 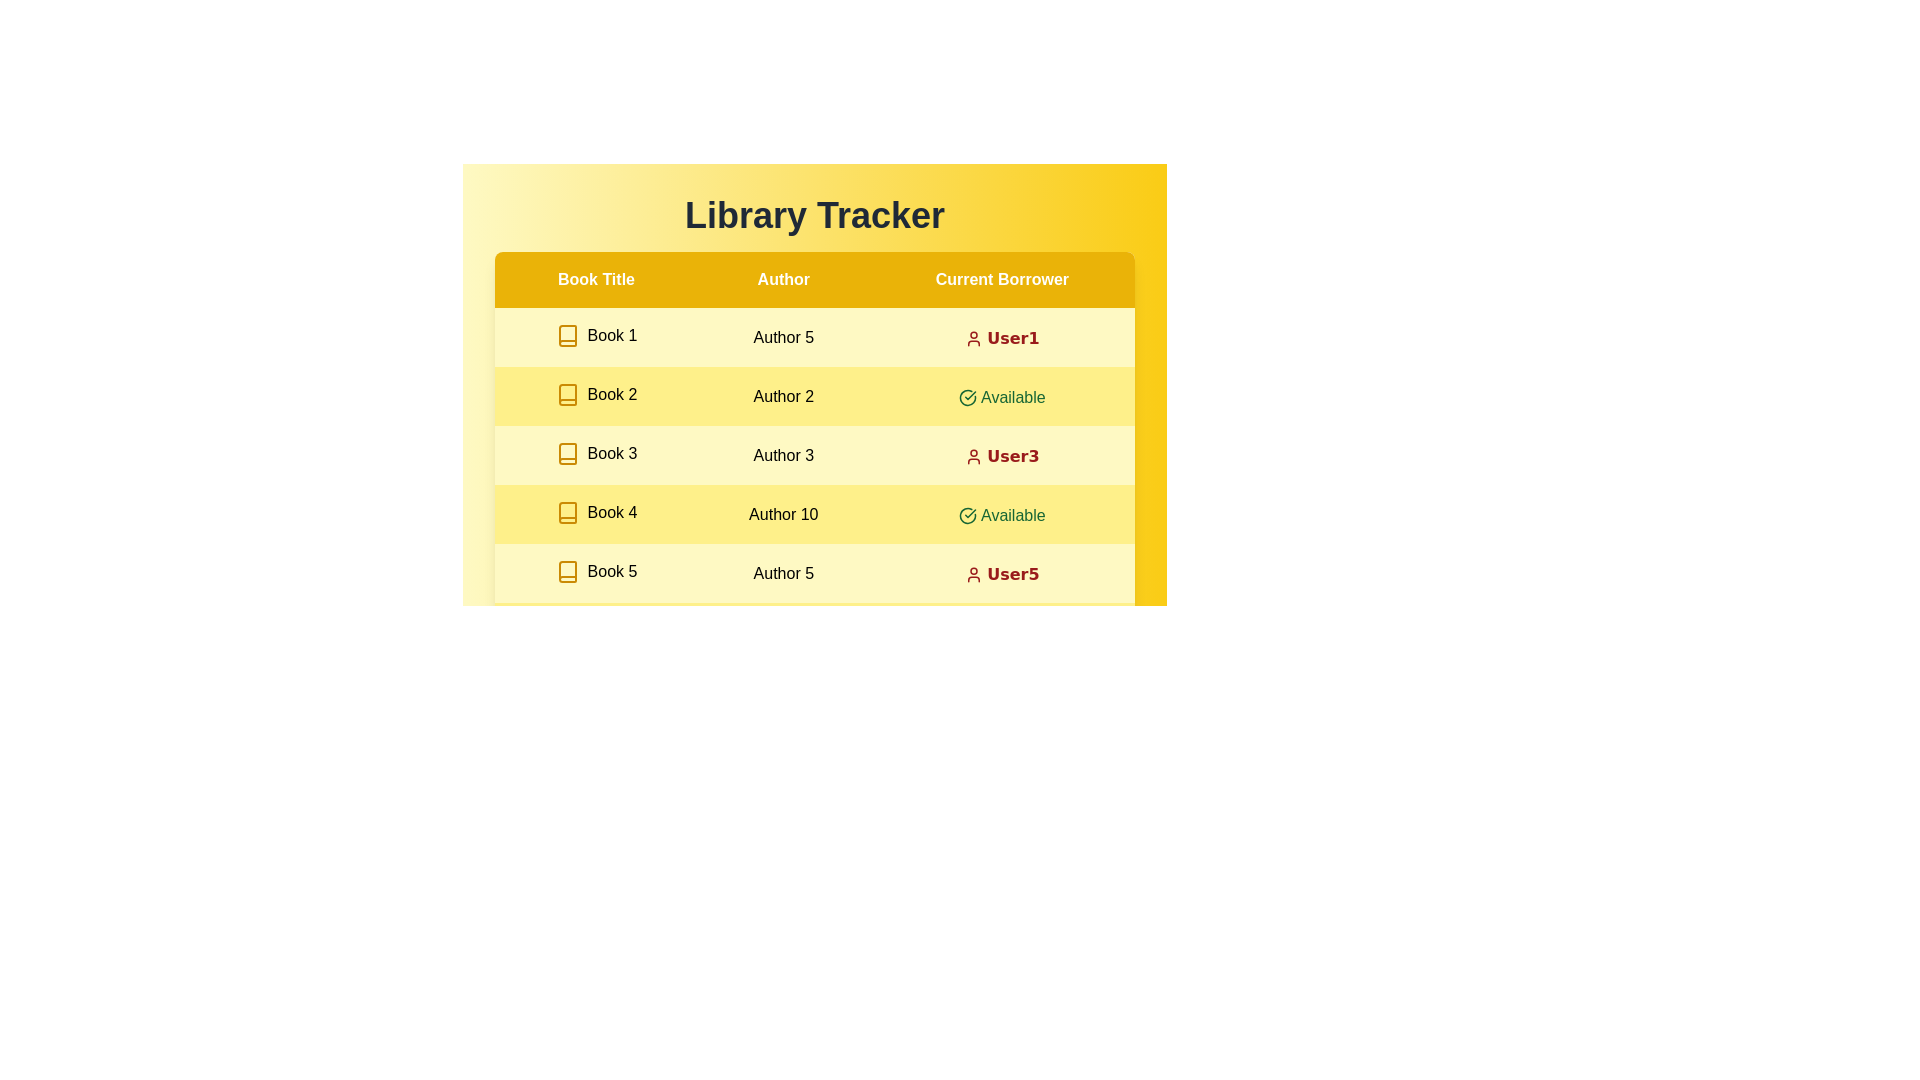 What do you see at coordinates (595, 454) in the screenshot?
I see `the book title Book 3 to inspect its details` at bounding box center [595, 454].